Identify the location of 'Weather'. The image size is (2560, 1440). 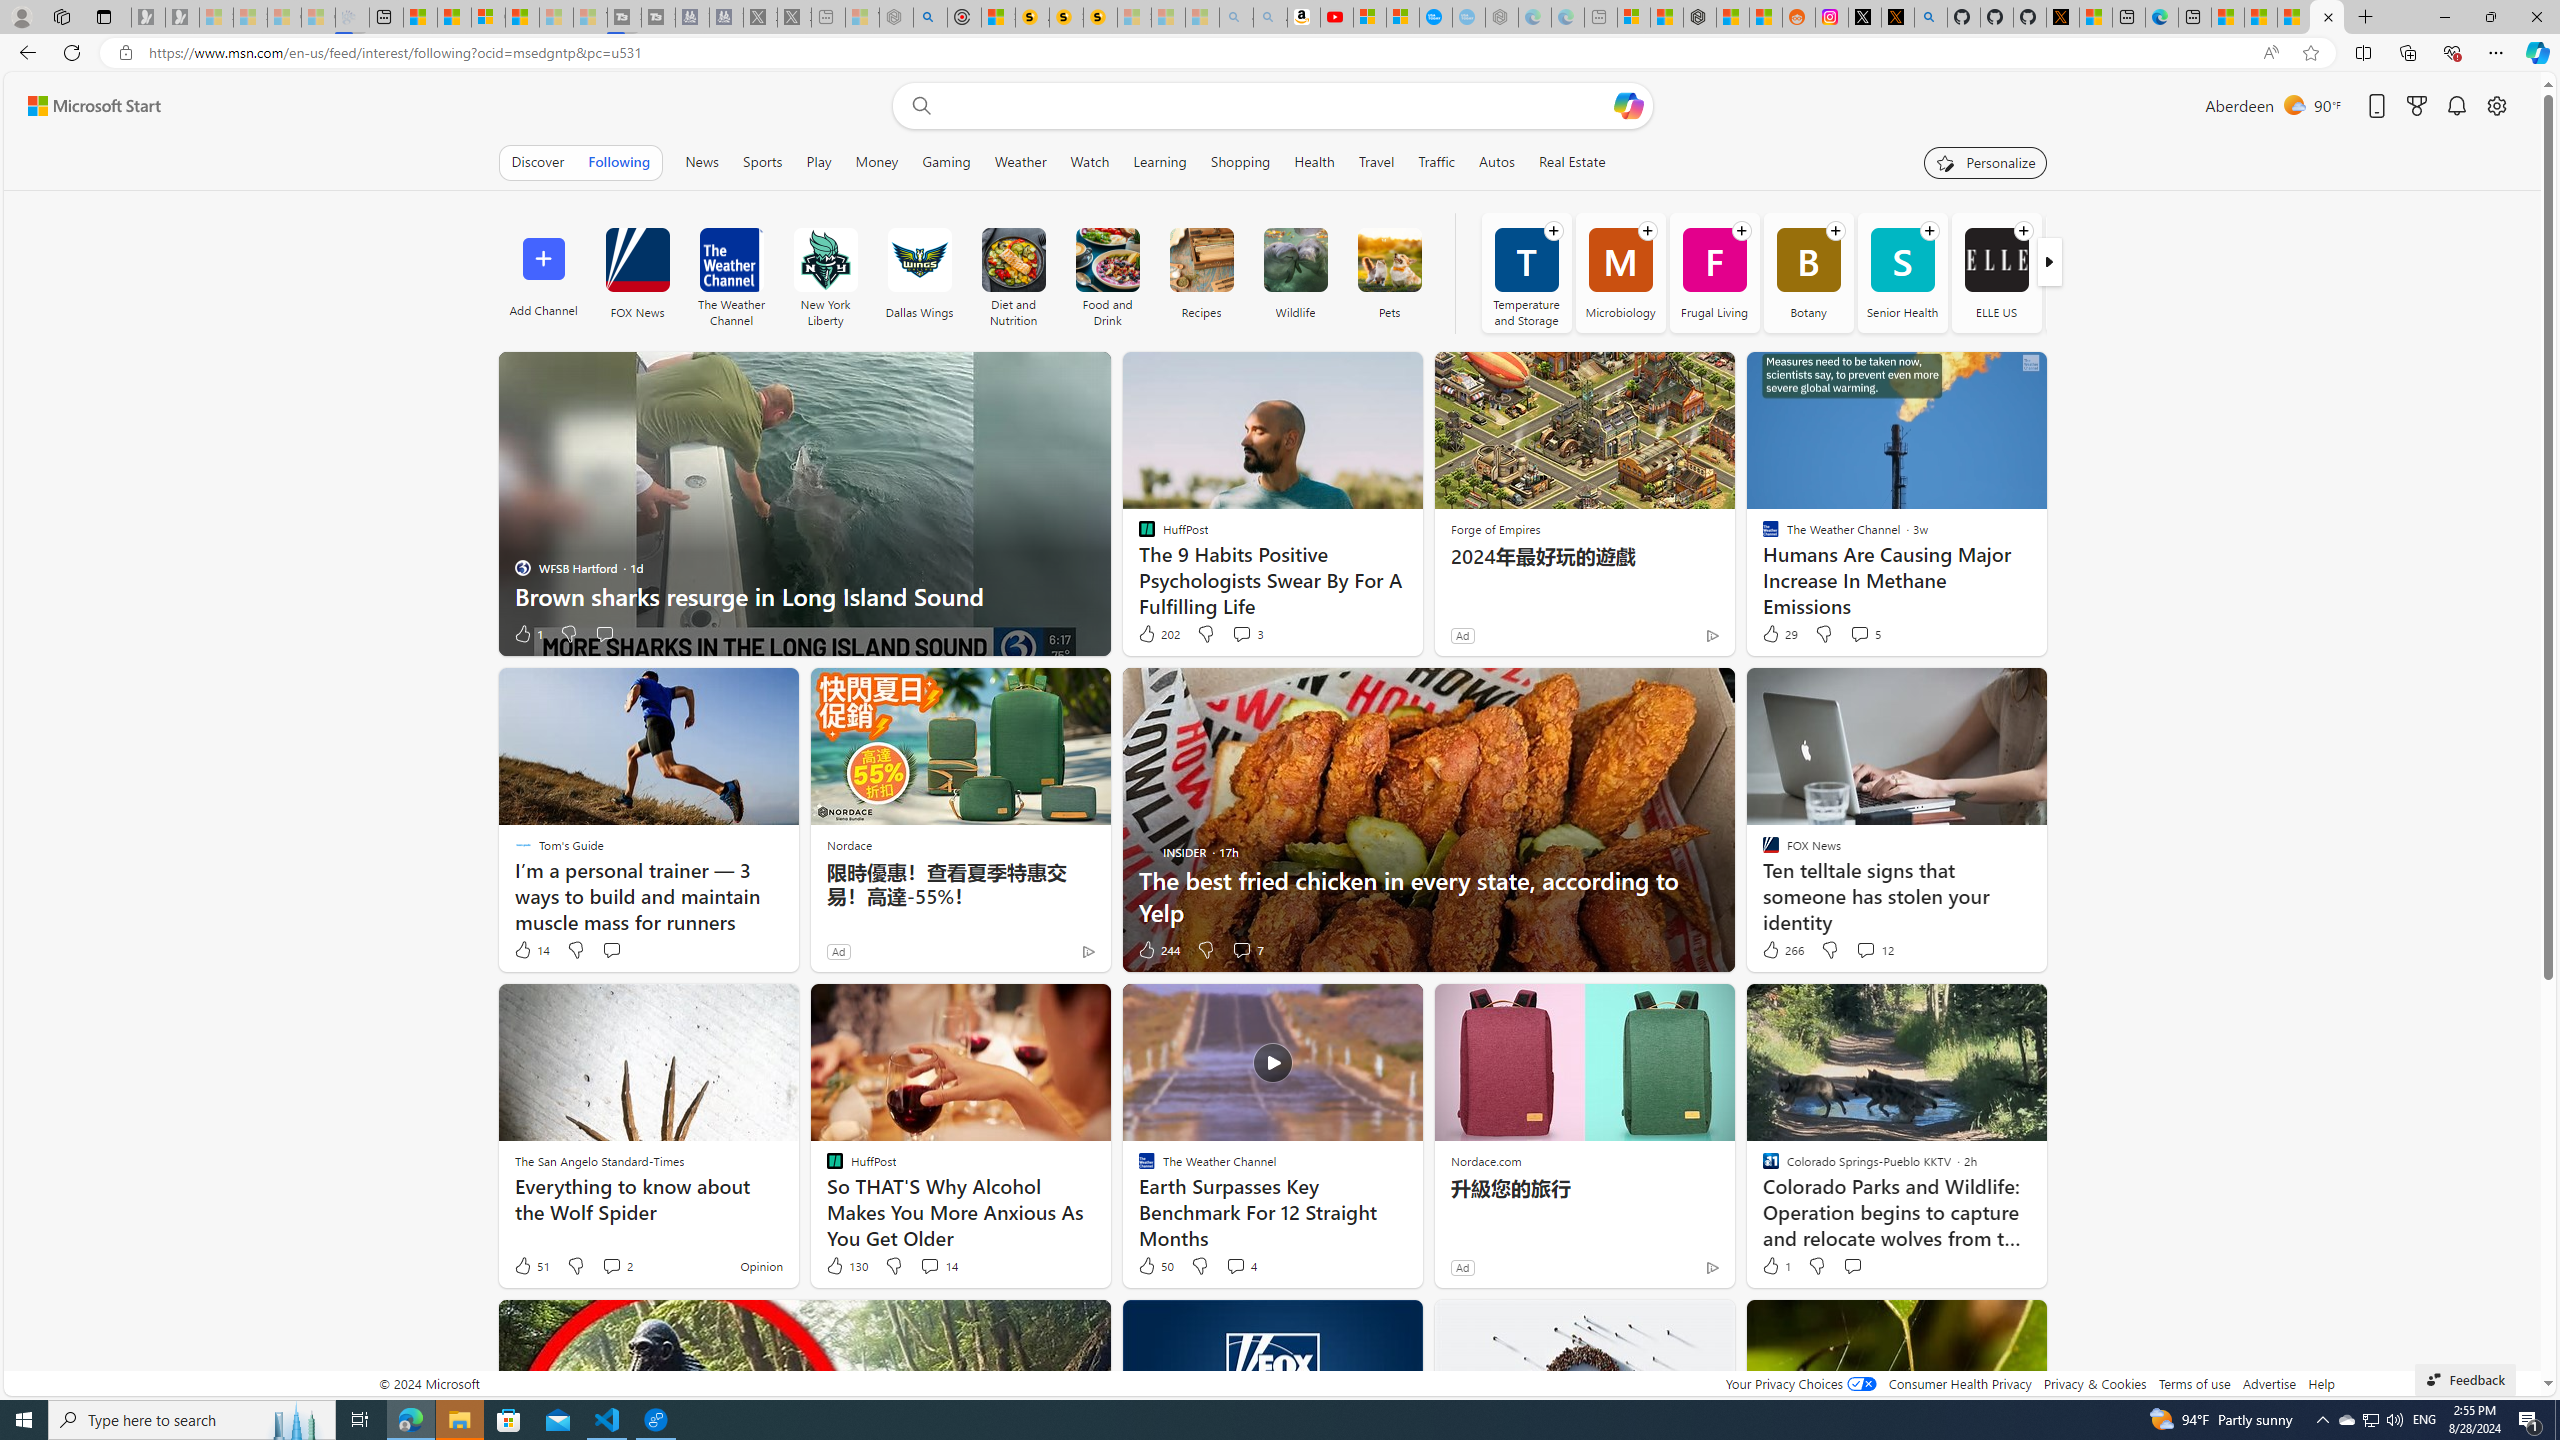
(1020, 161).